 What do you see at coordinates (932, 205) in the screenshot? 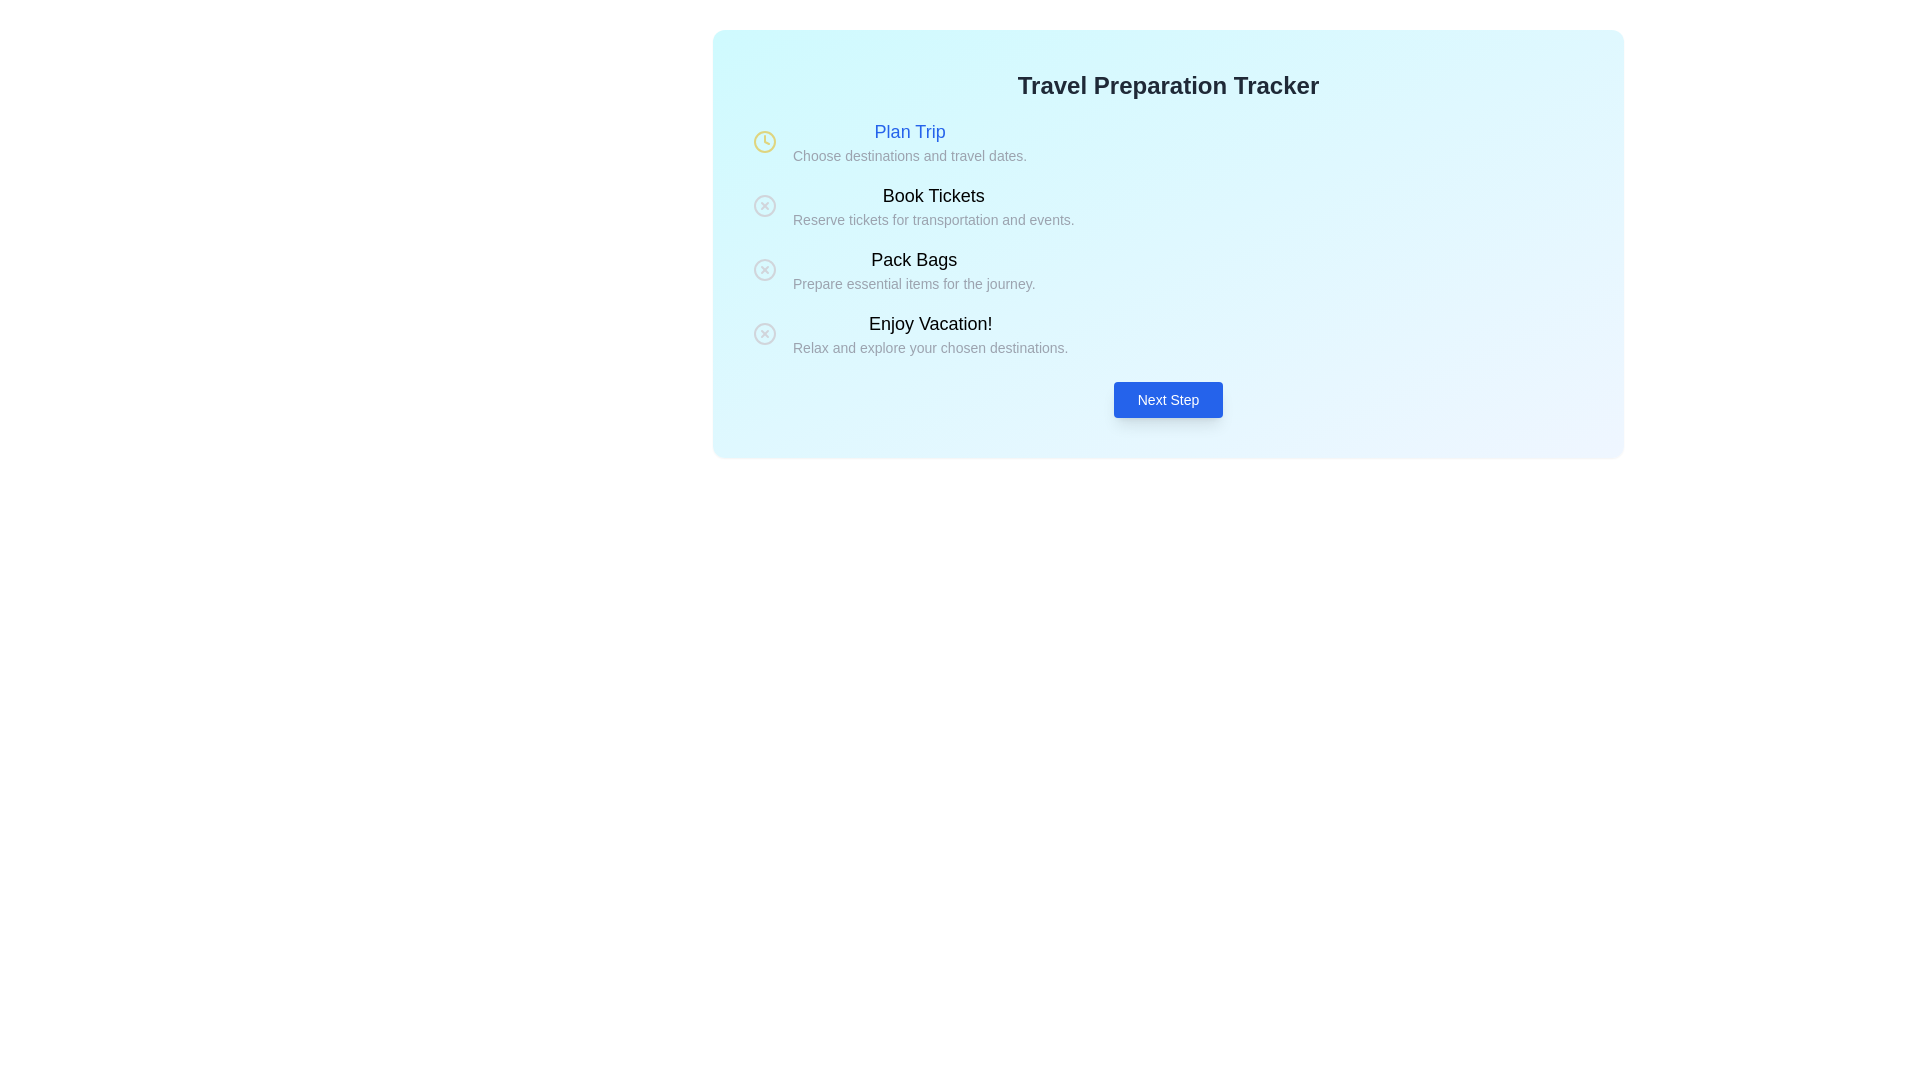
I see `the Text block that provides information about the step 'Book Tickets' in the Travel Preparation Tracker, which is positioned below 'Plan Trip' and above 'Pack Bags'` at bounding box center [932, 205].